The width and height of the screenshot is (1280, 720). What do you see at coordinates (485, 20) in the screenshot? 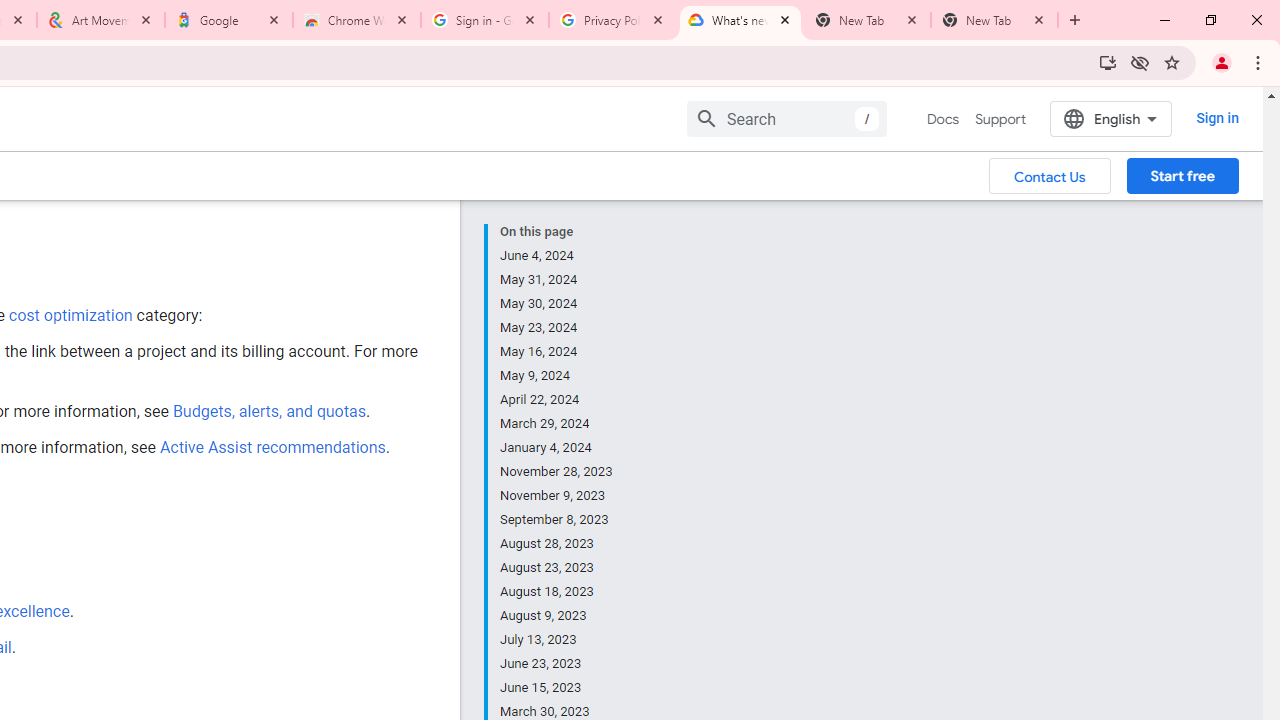
I see `'Sign in - Google Accounts'` at bounding box center [485, 20].